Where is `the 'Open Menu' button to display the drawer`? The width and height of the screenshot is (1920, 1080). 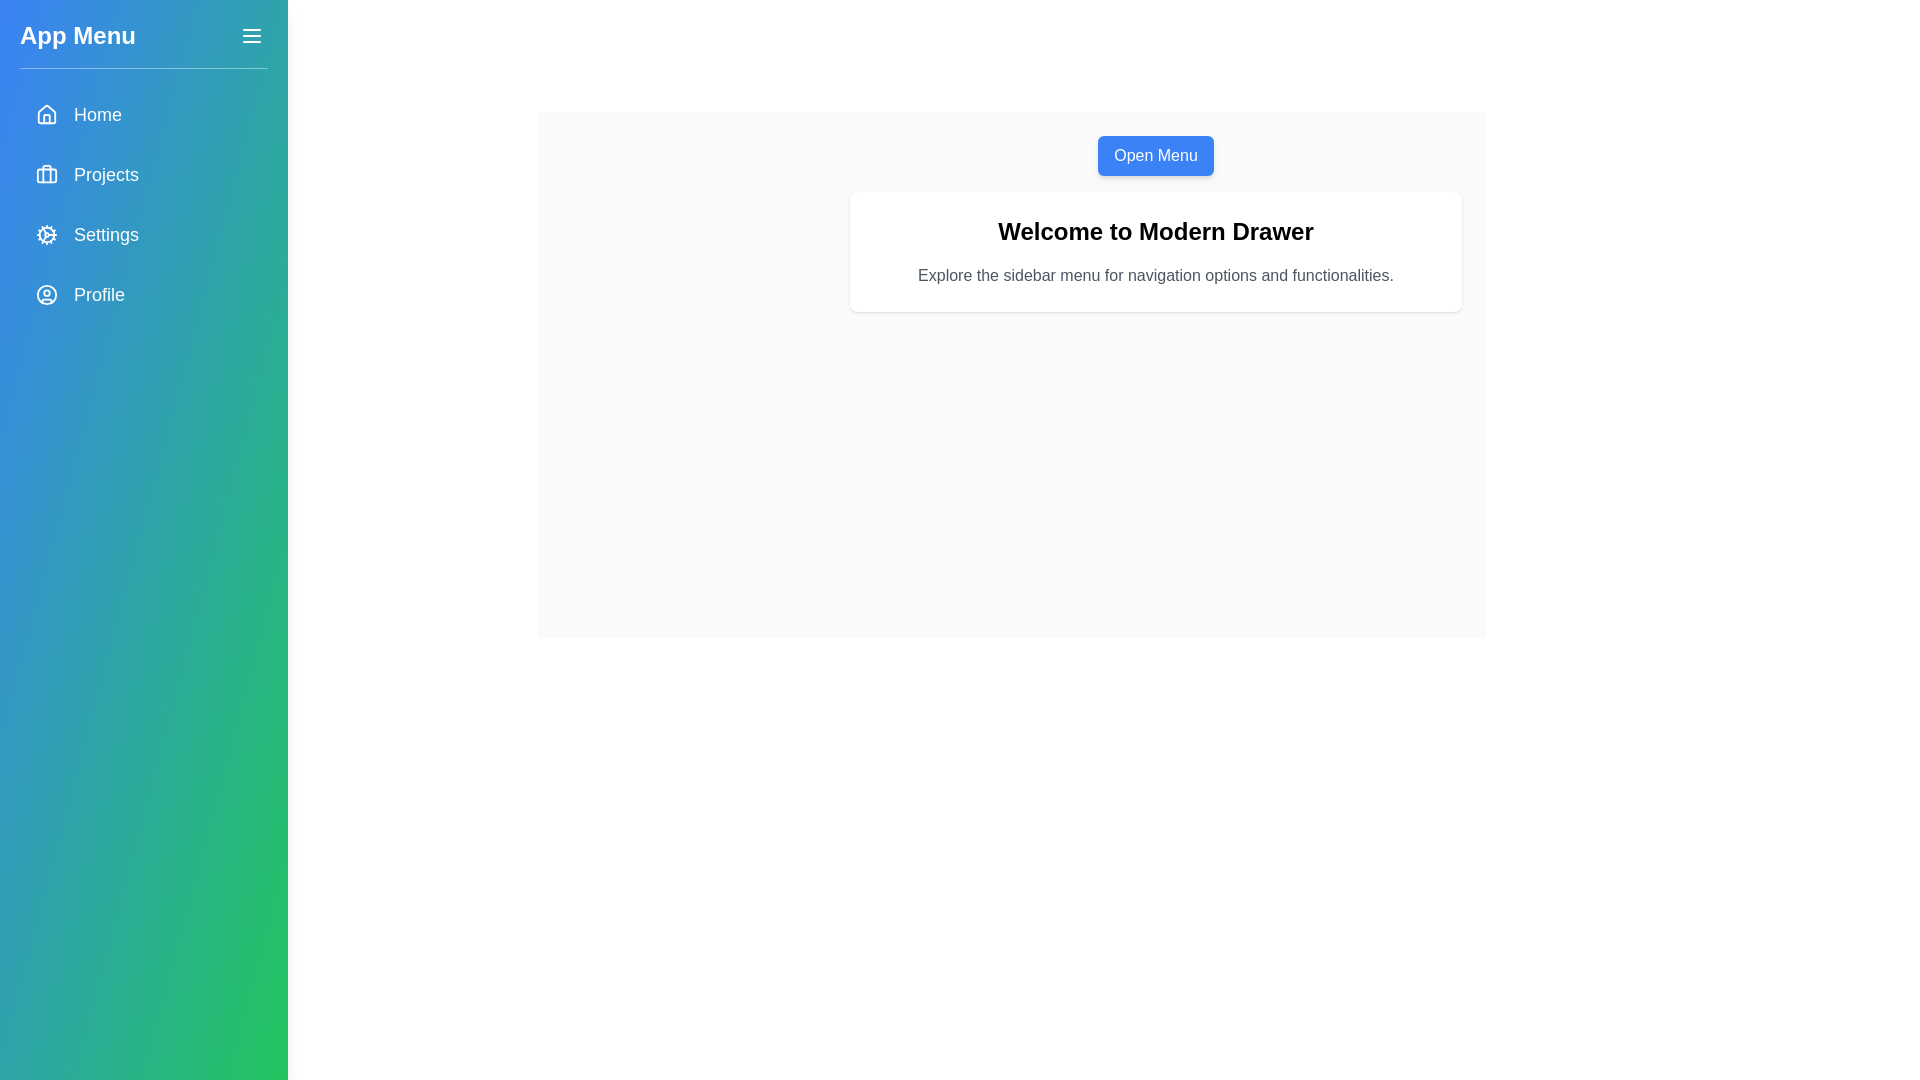 the 'Open Menu' button to display the drawer is located at coordinates (1155, 154).